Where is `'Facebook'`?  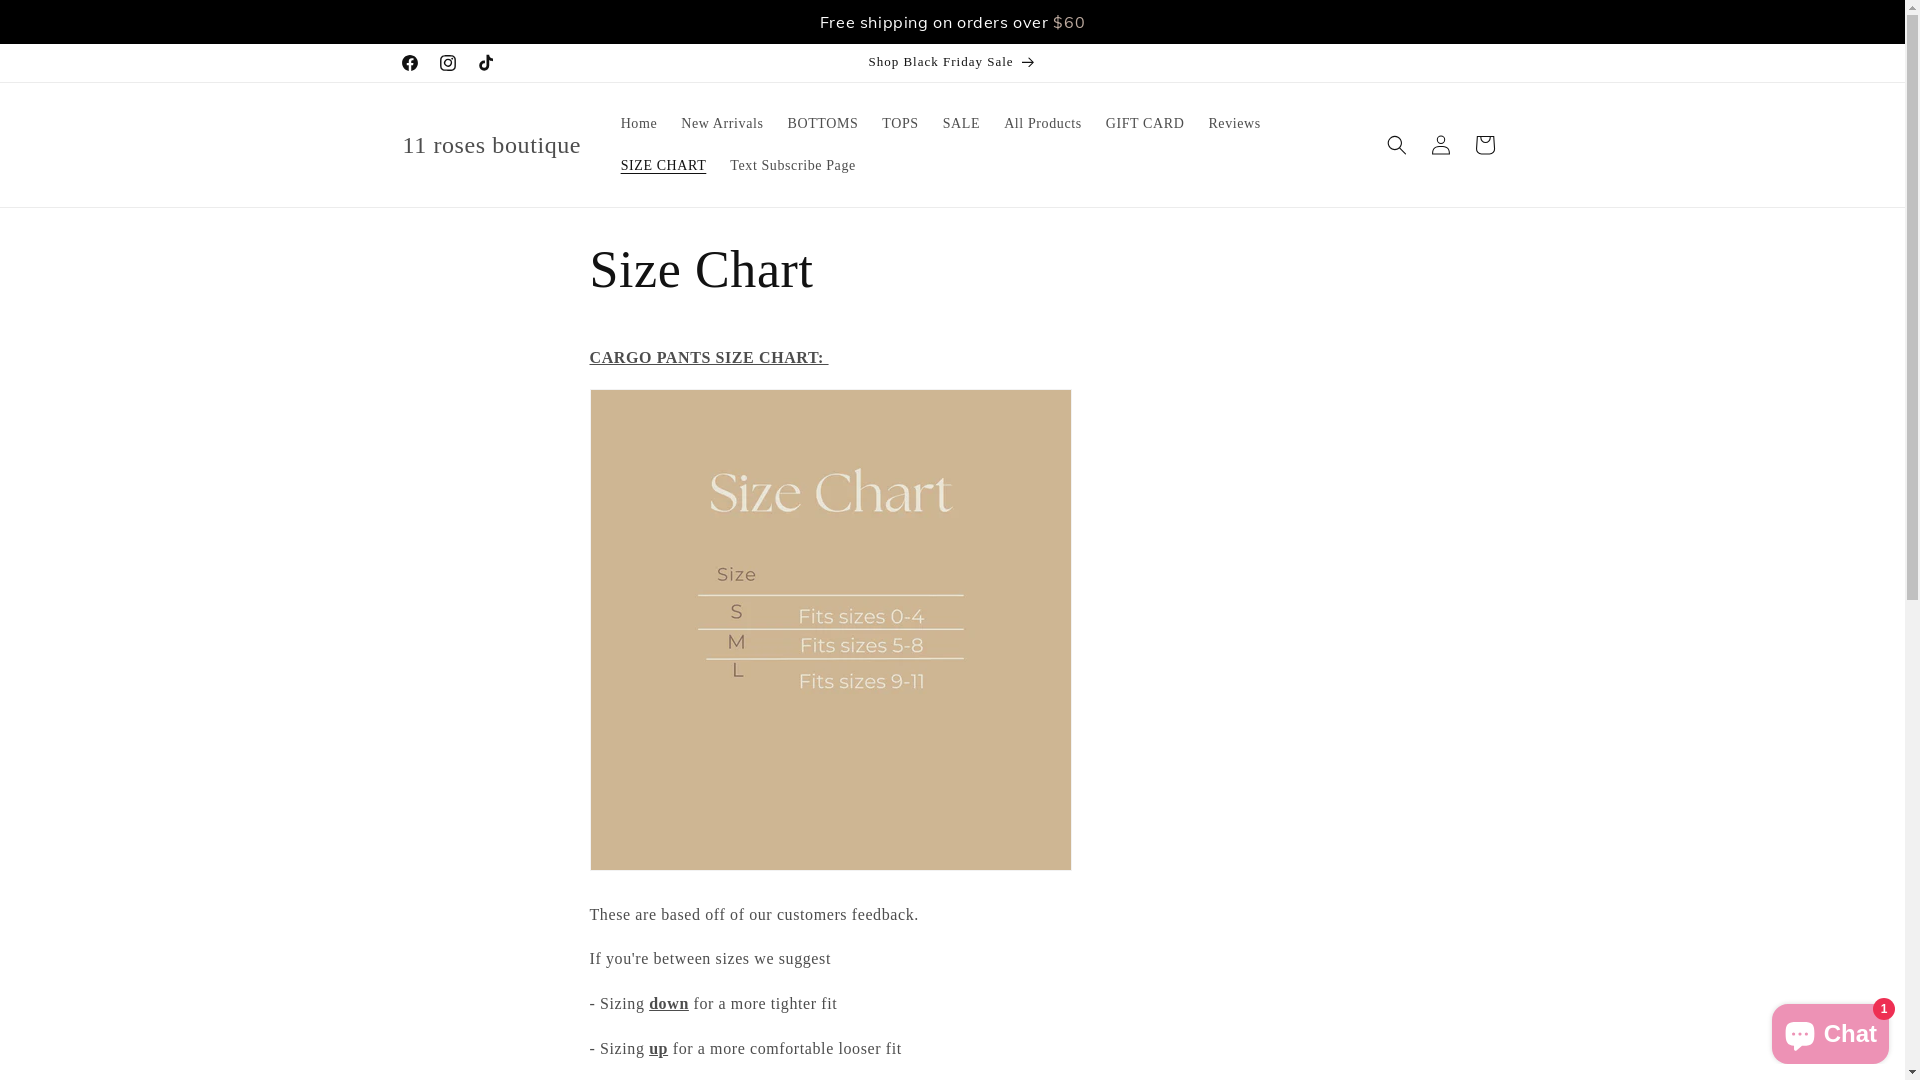 'Facebook' is located at coordinates (407, 61).